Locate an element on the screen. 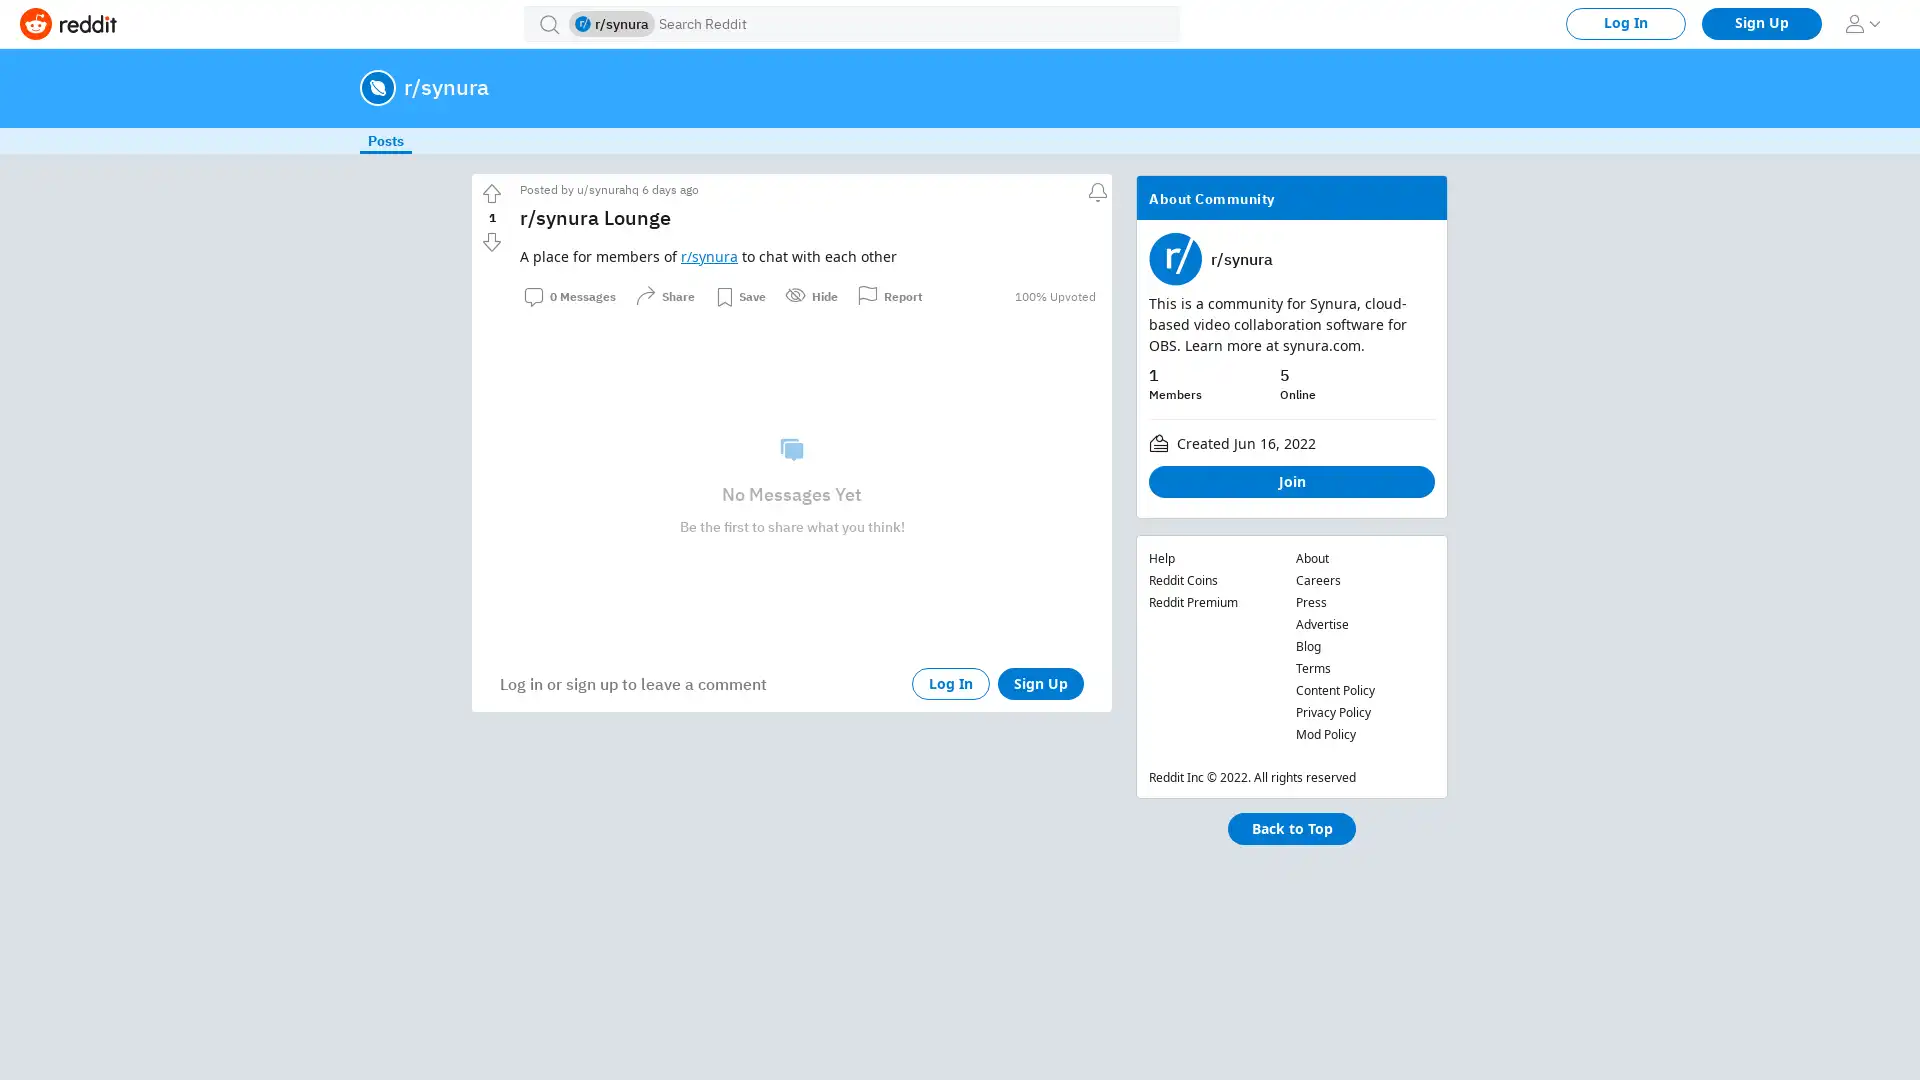 The image size is (1920, 1080). Share is located at coordinates (665, 296).